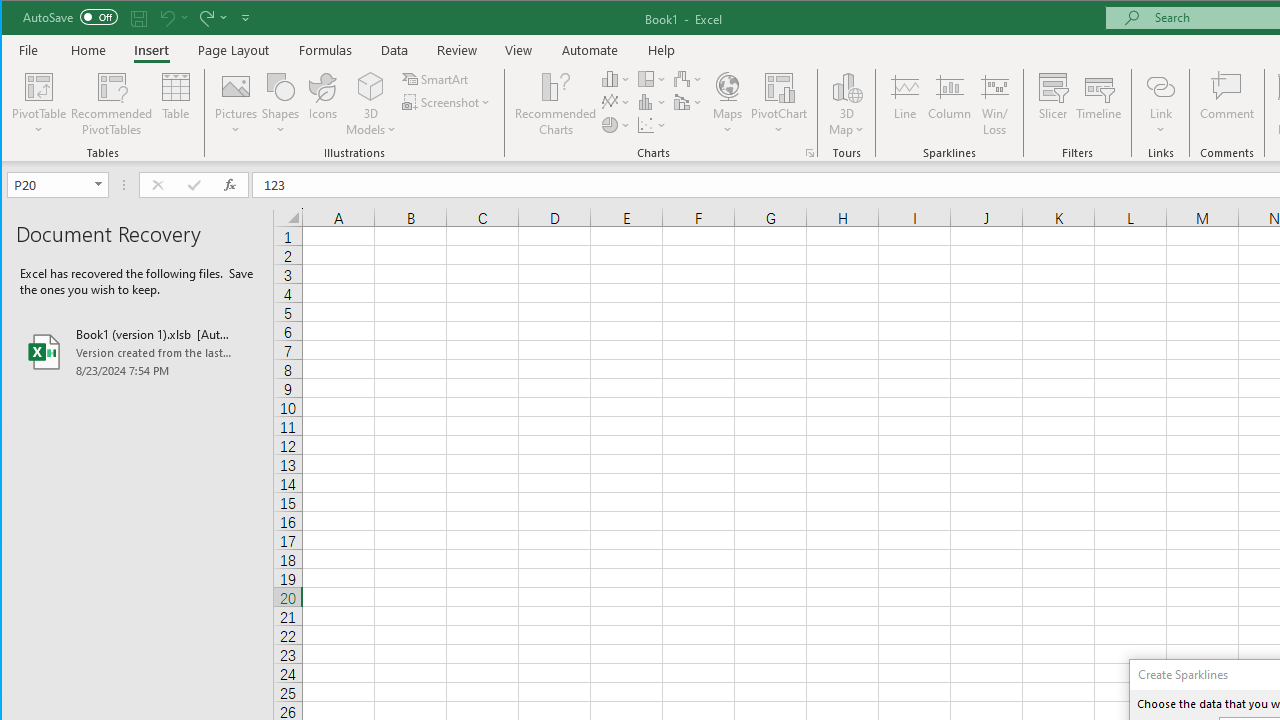  What do you see at coordinates (1097, 104) in the screenshot?
I see `'Timeline'` at bounding box center [1097, 104].